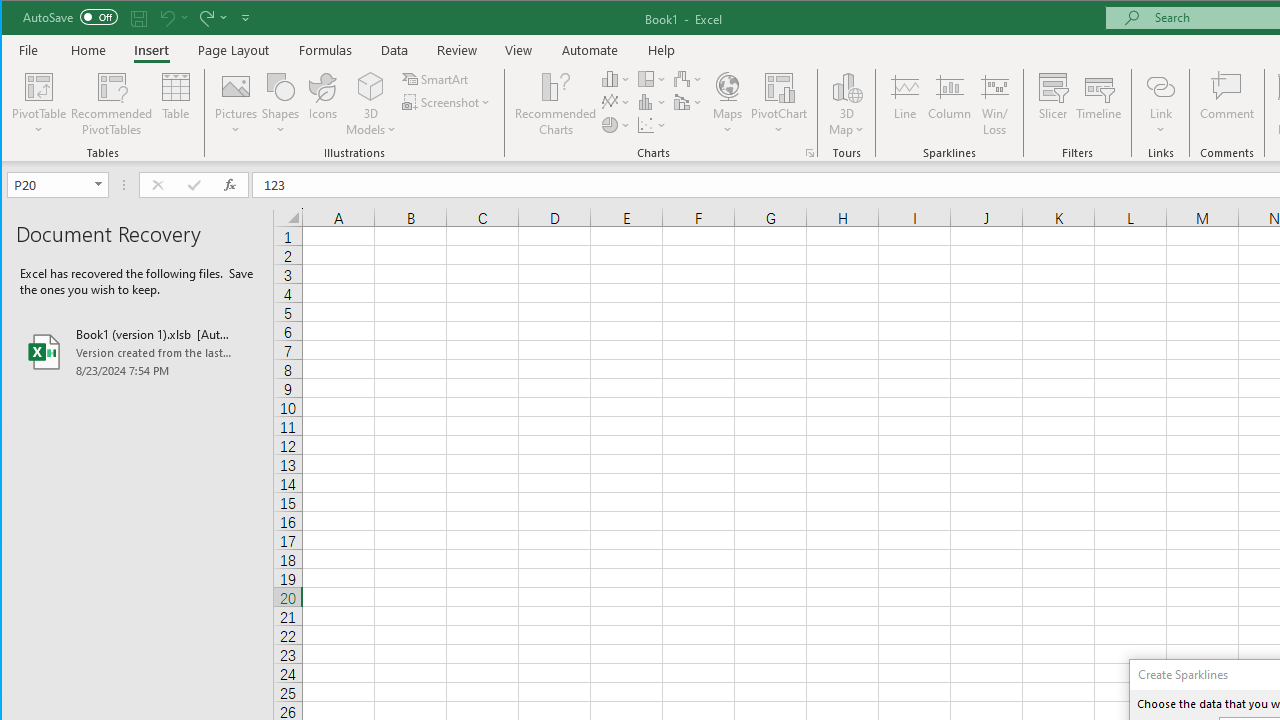  What do you see at coordinates (1097, 104) in the screenshot?
I see `'Timeline'` at bounding box center [1097, 104].